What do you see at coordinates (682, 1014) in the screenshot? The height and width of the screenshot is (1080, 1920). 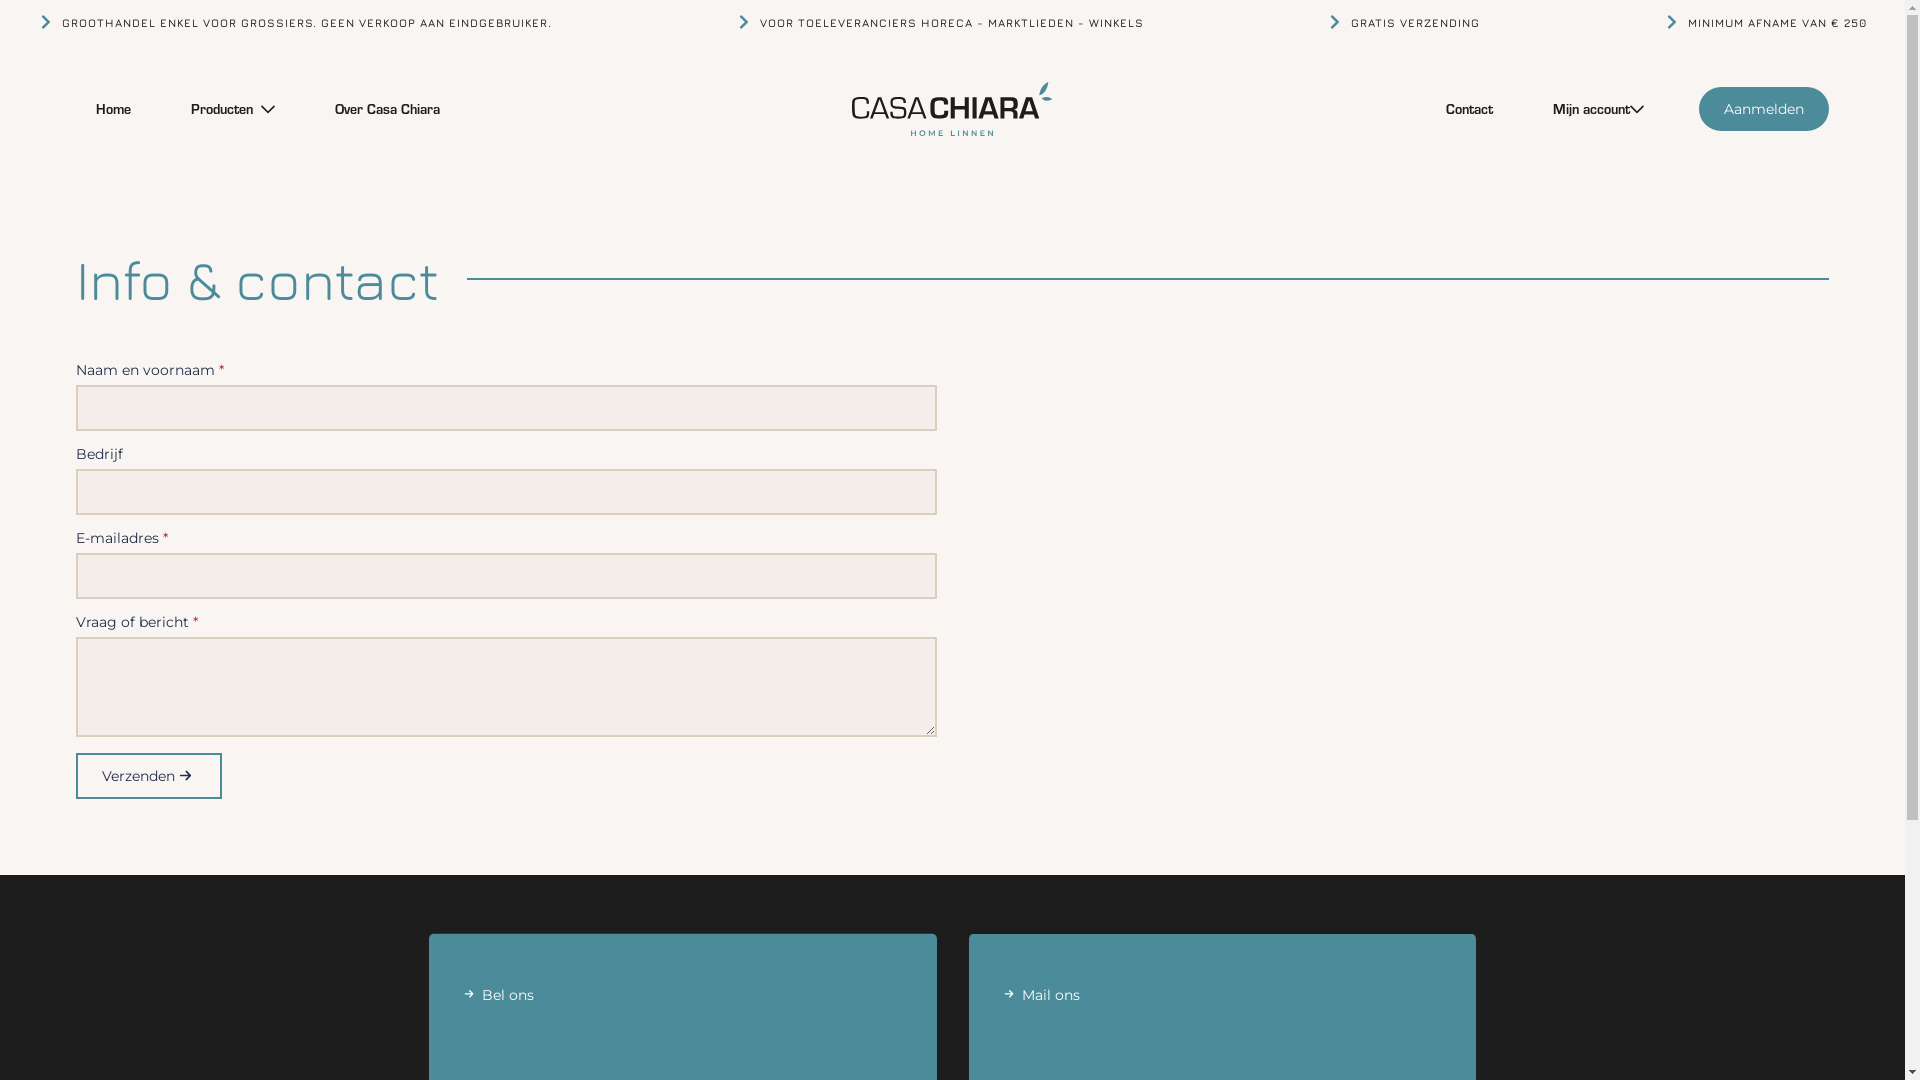 I see `'Bel ons'` at bounding box center [682, 1014].